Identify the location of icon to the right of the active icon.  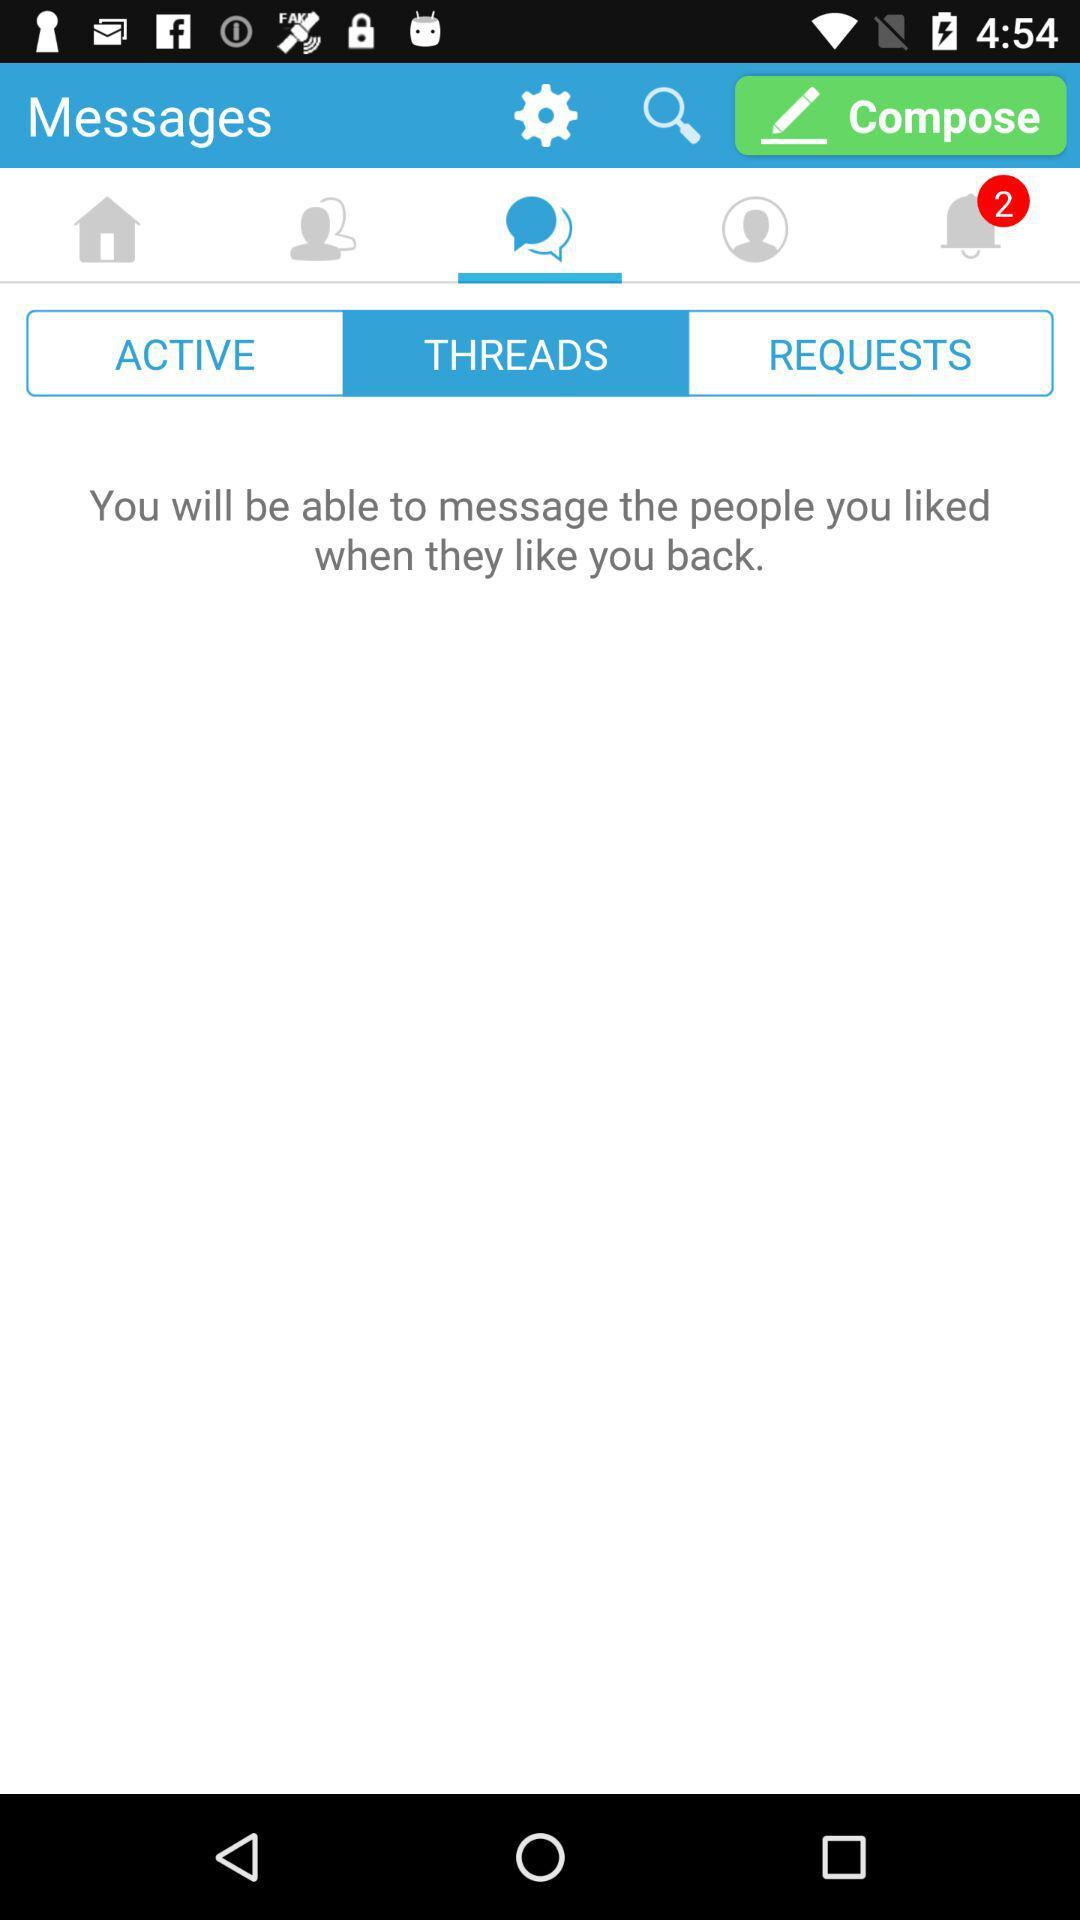
(515, 353).